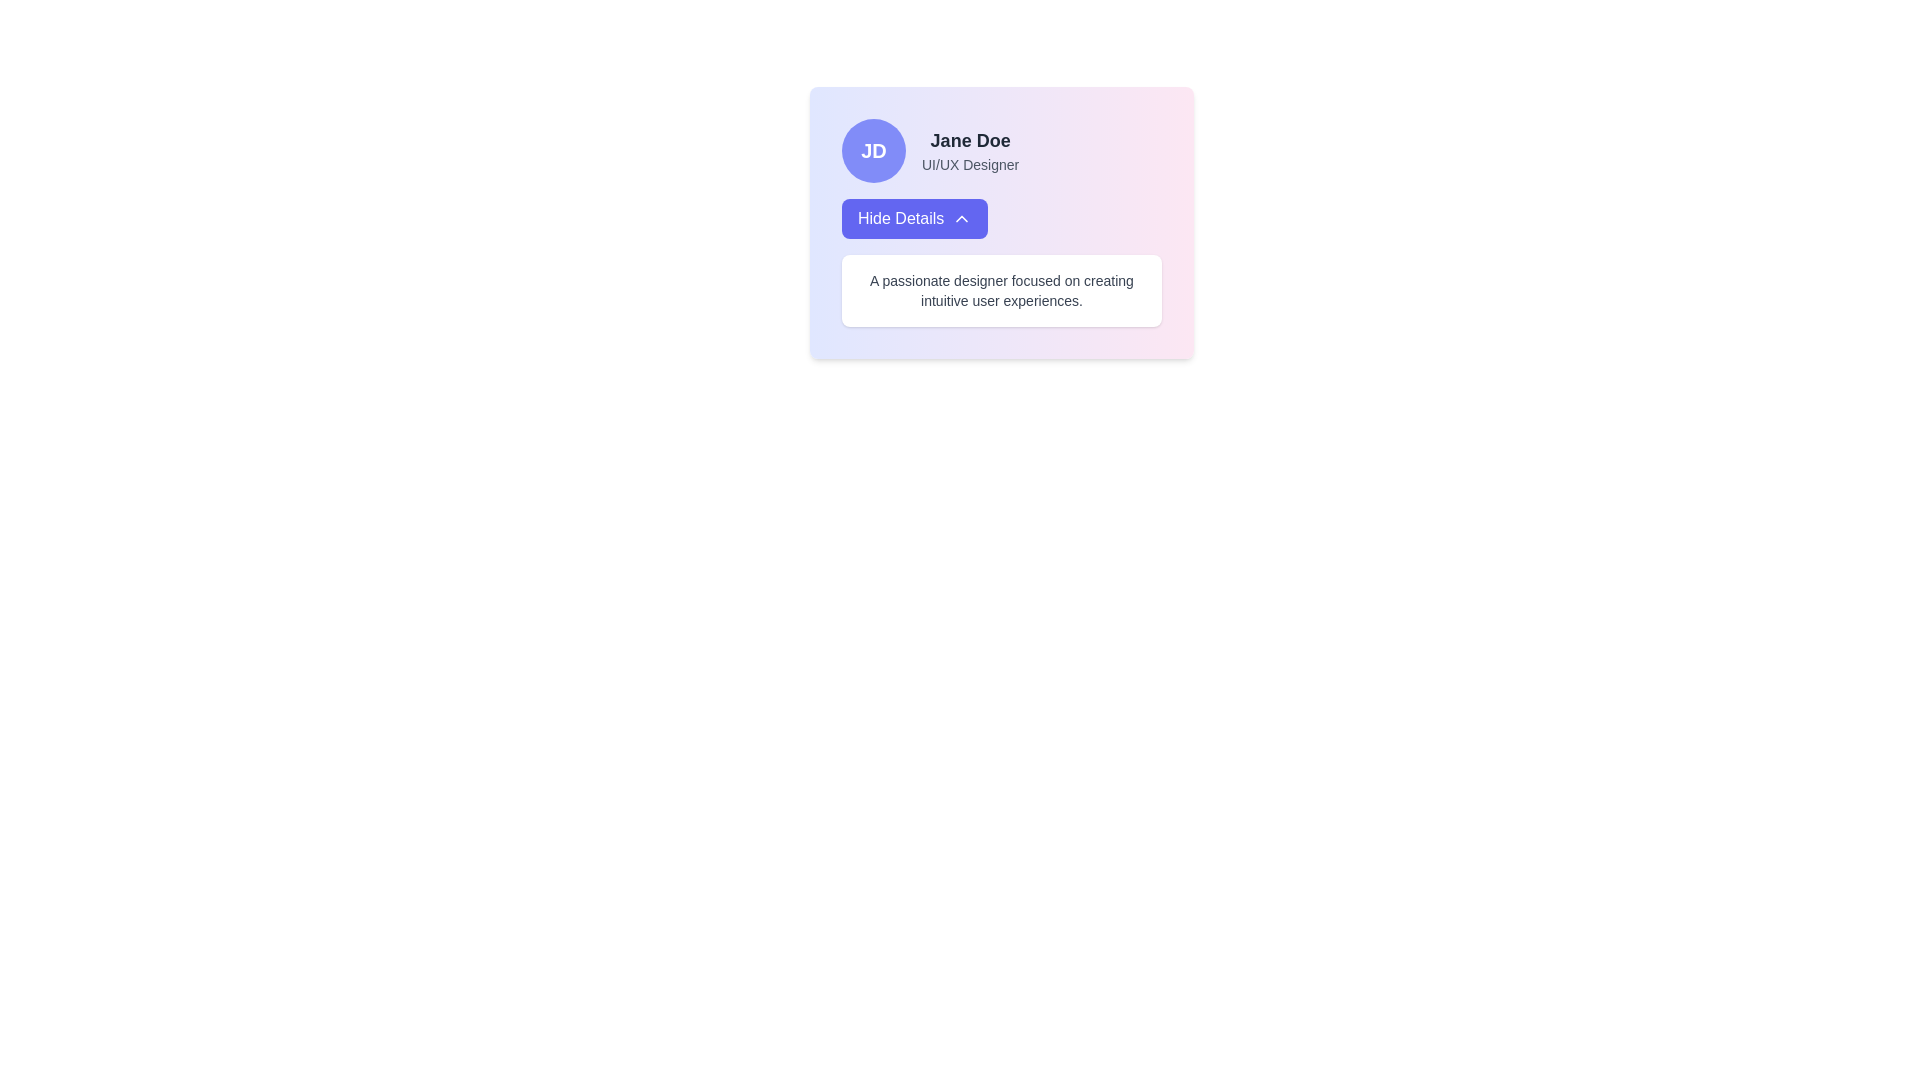  Describe the element at coordinates (914, 219) in the screenshot. I see `the 'Hide Details' button located below the profile information of 'Jane Doe' to hide additional details` at that location.